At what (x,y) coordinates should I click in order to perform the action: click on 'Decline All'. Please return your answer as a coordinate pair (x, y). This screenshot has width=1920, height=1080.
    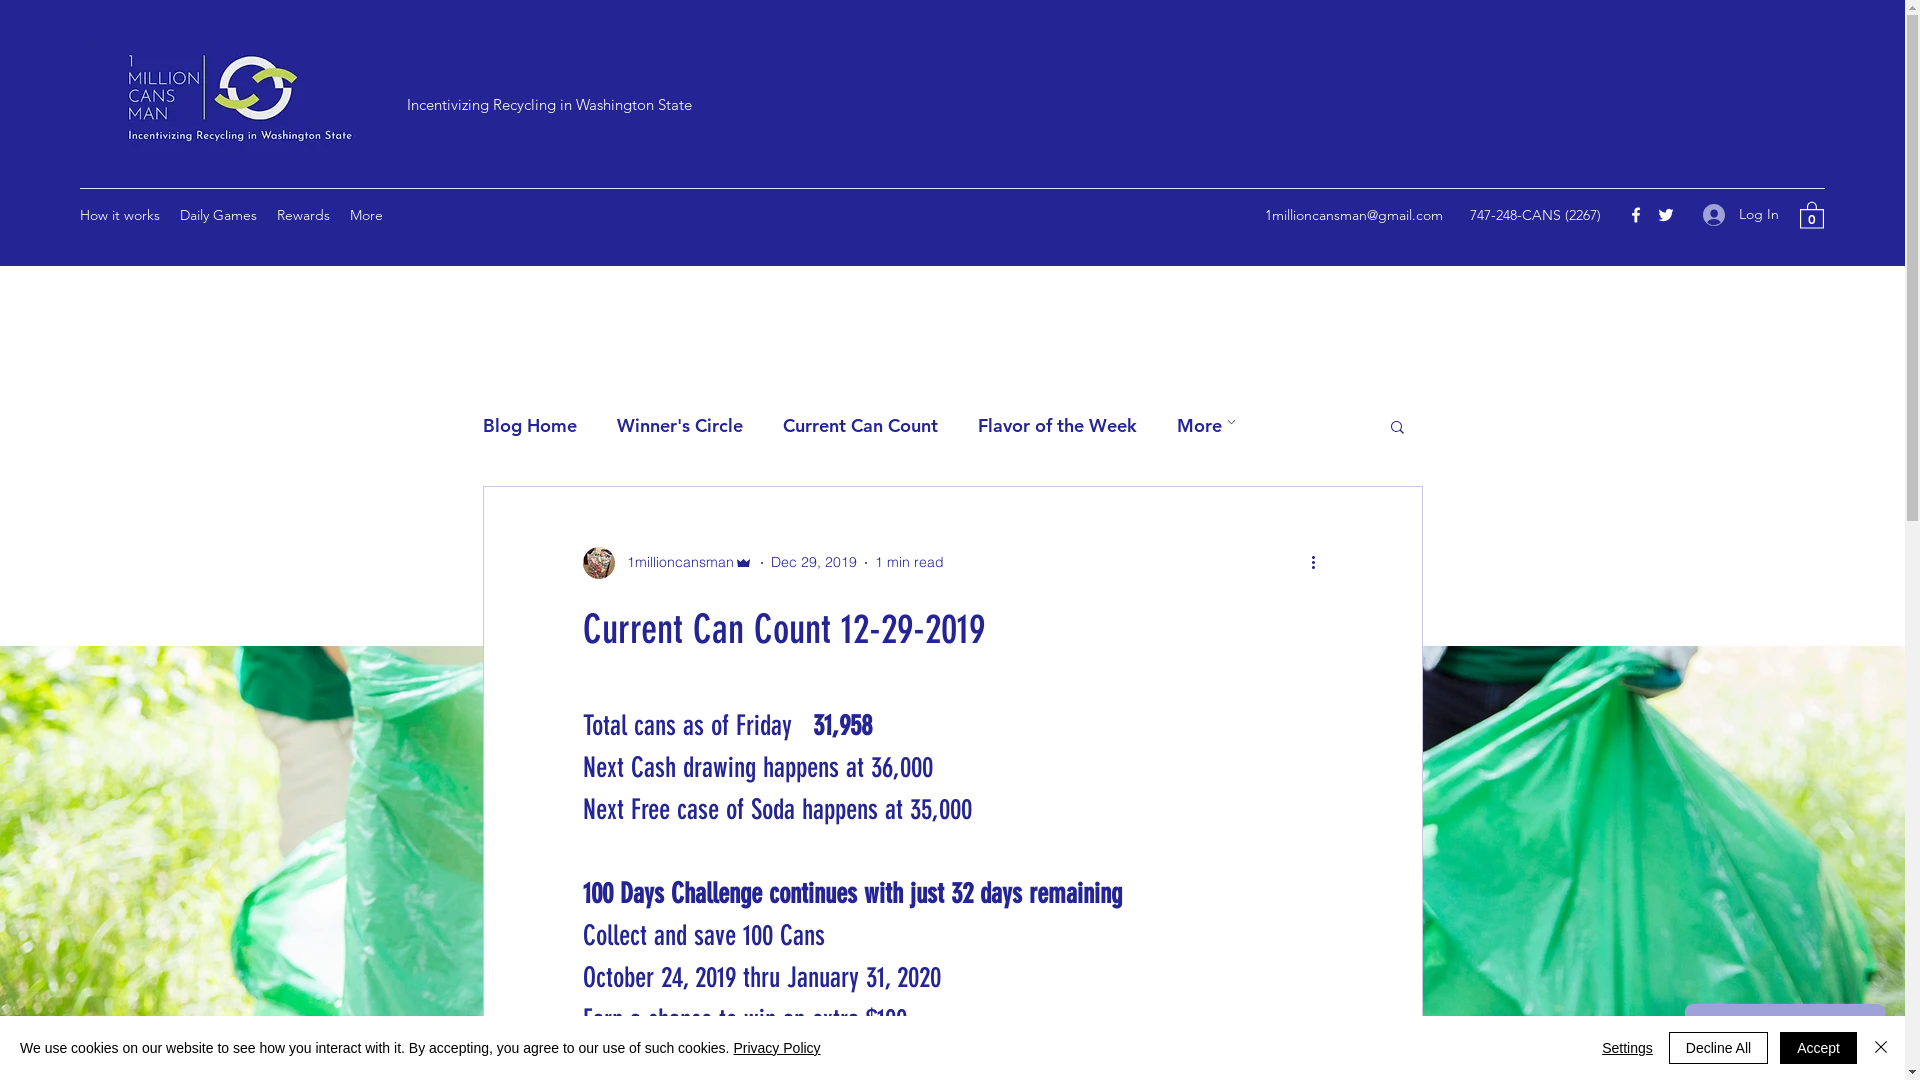
    Looking at the image, I should click on (1717, 1047).